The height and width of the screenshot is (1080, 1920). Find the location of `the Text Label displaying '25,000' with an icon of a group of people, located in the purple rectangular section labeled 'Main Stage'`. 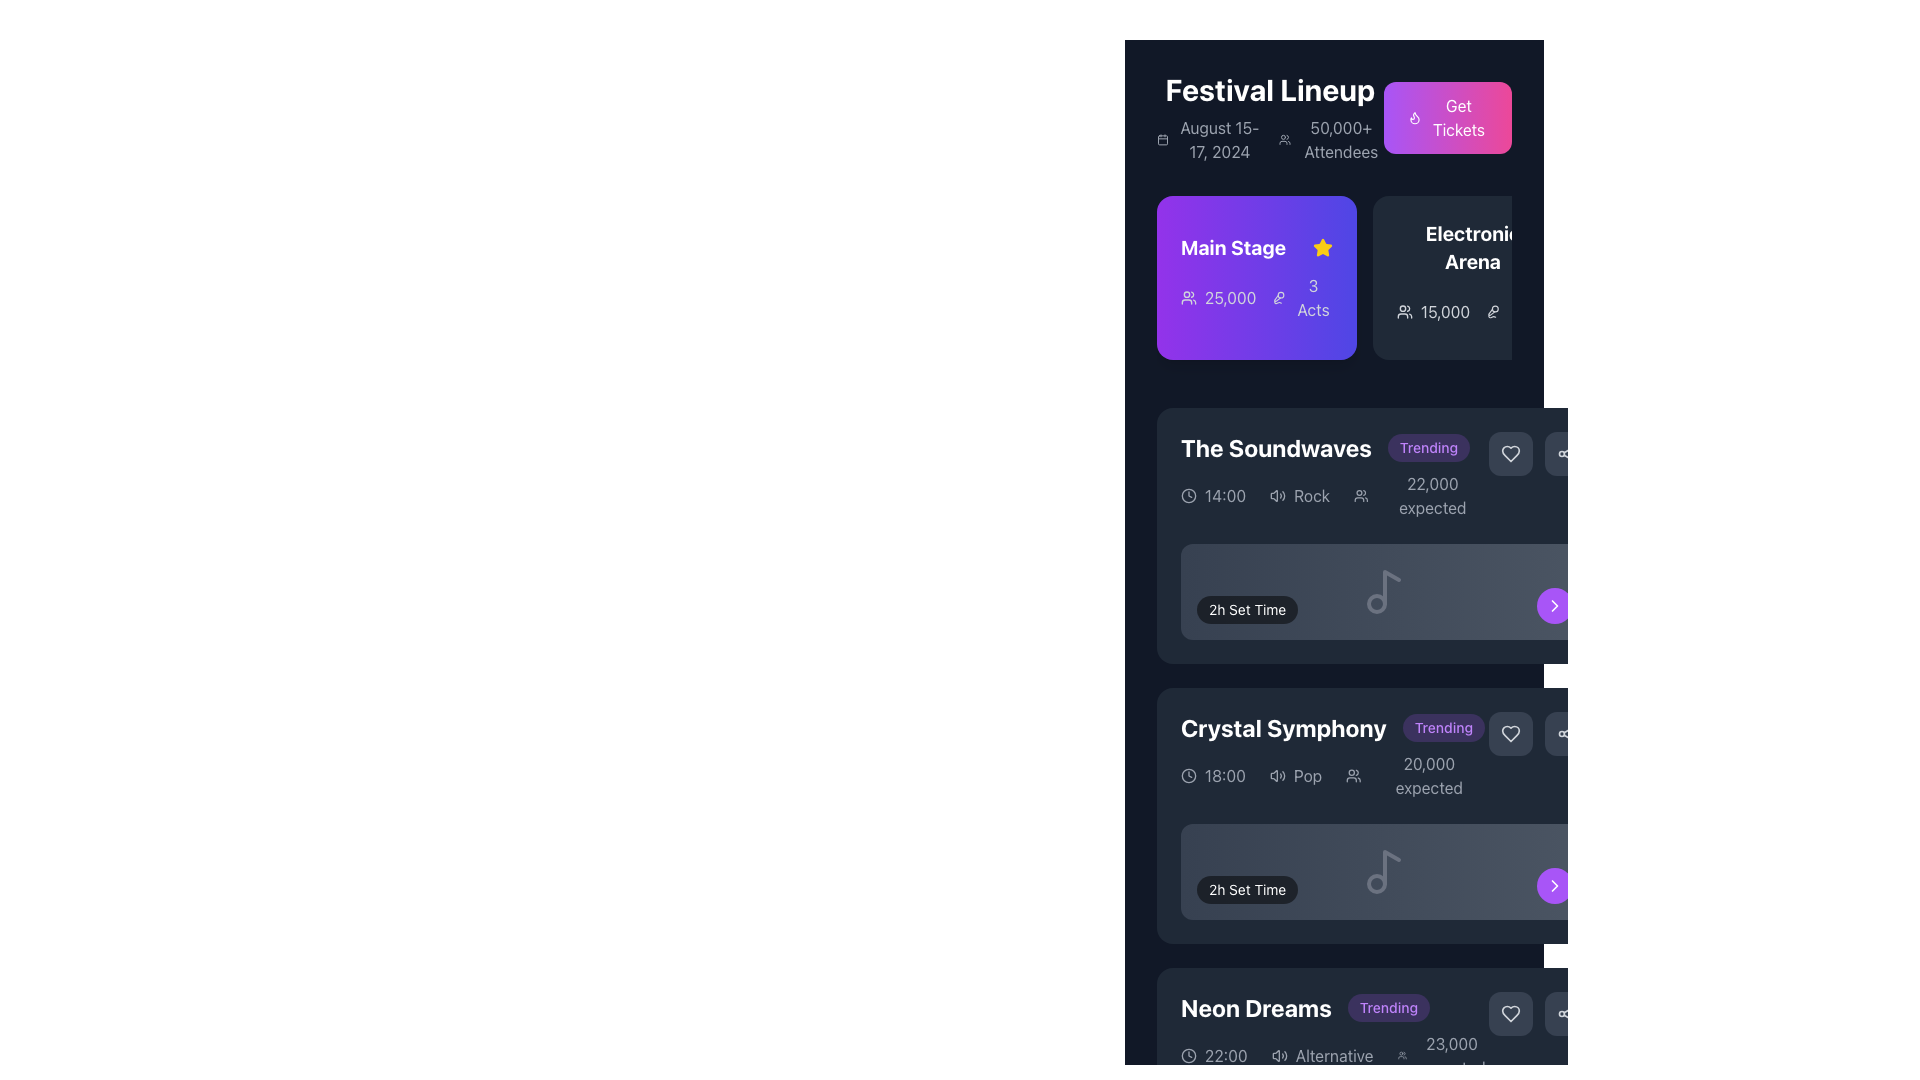

the Text Label displaying '25,000' with an icon of a group of people, located in the purple rectangular section labeled 'Main Stage' is located at coordinates (1217, 297).